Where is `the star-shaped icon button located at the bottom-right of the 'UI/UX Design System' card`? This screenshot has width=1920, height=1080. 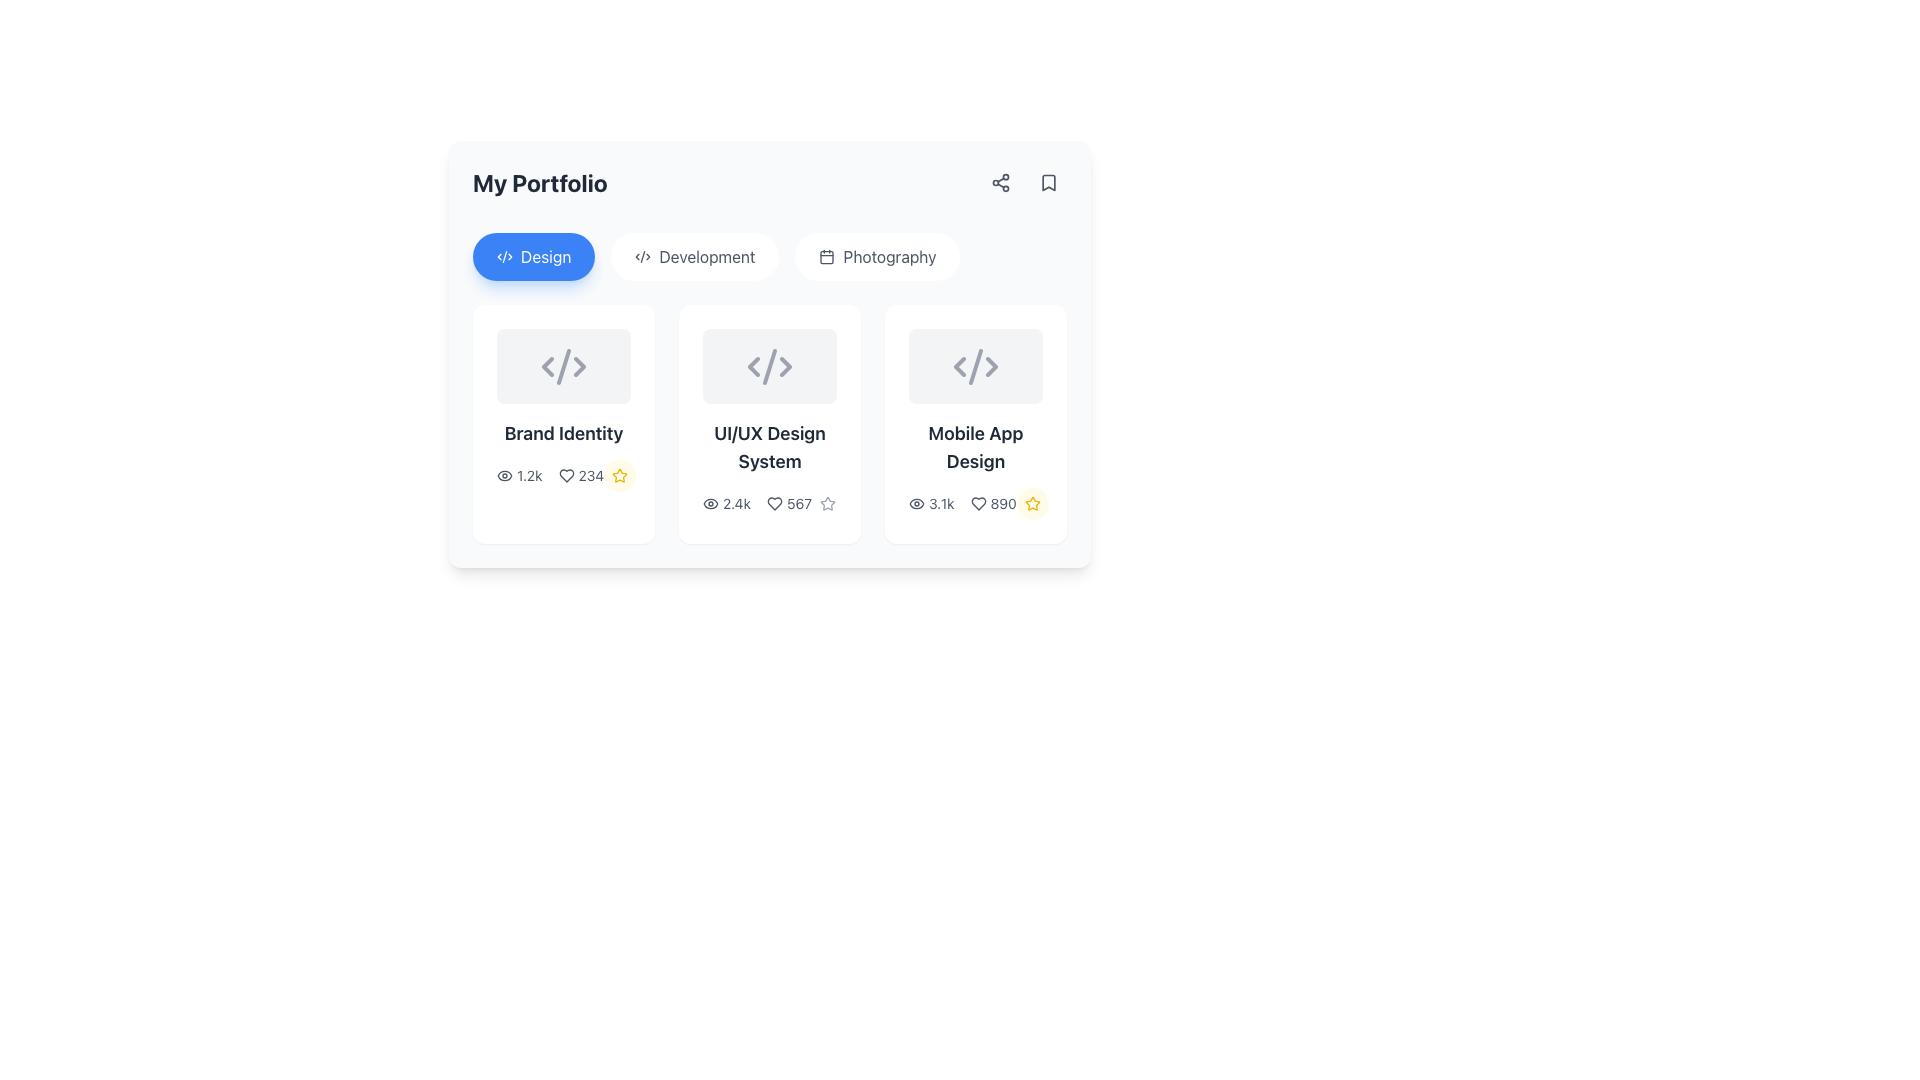
the star-shaped icon button located at the bottom-right of the 'UI/UX Design System' card is located at coordinates (828, 503).